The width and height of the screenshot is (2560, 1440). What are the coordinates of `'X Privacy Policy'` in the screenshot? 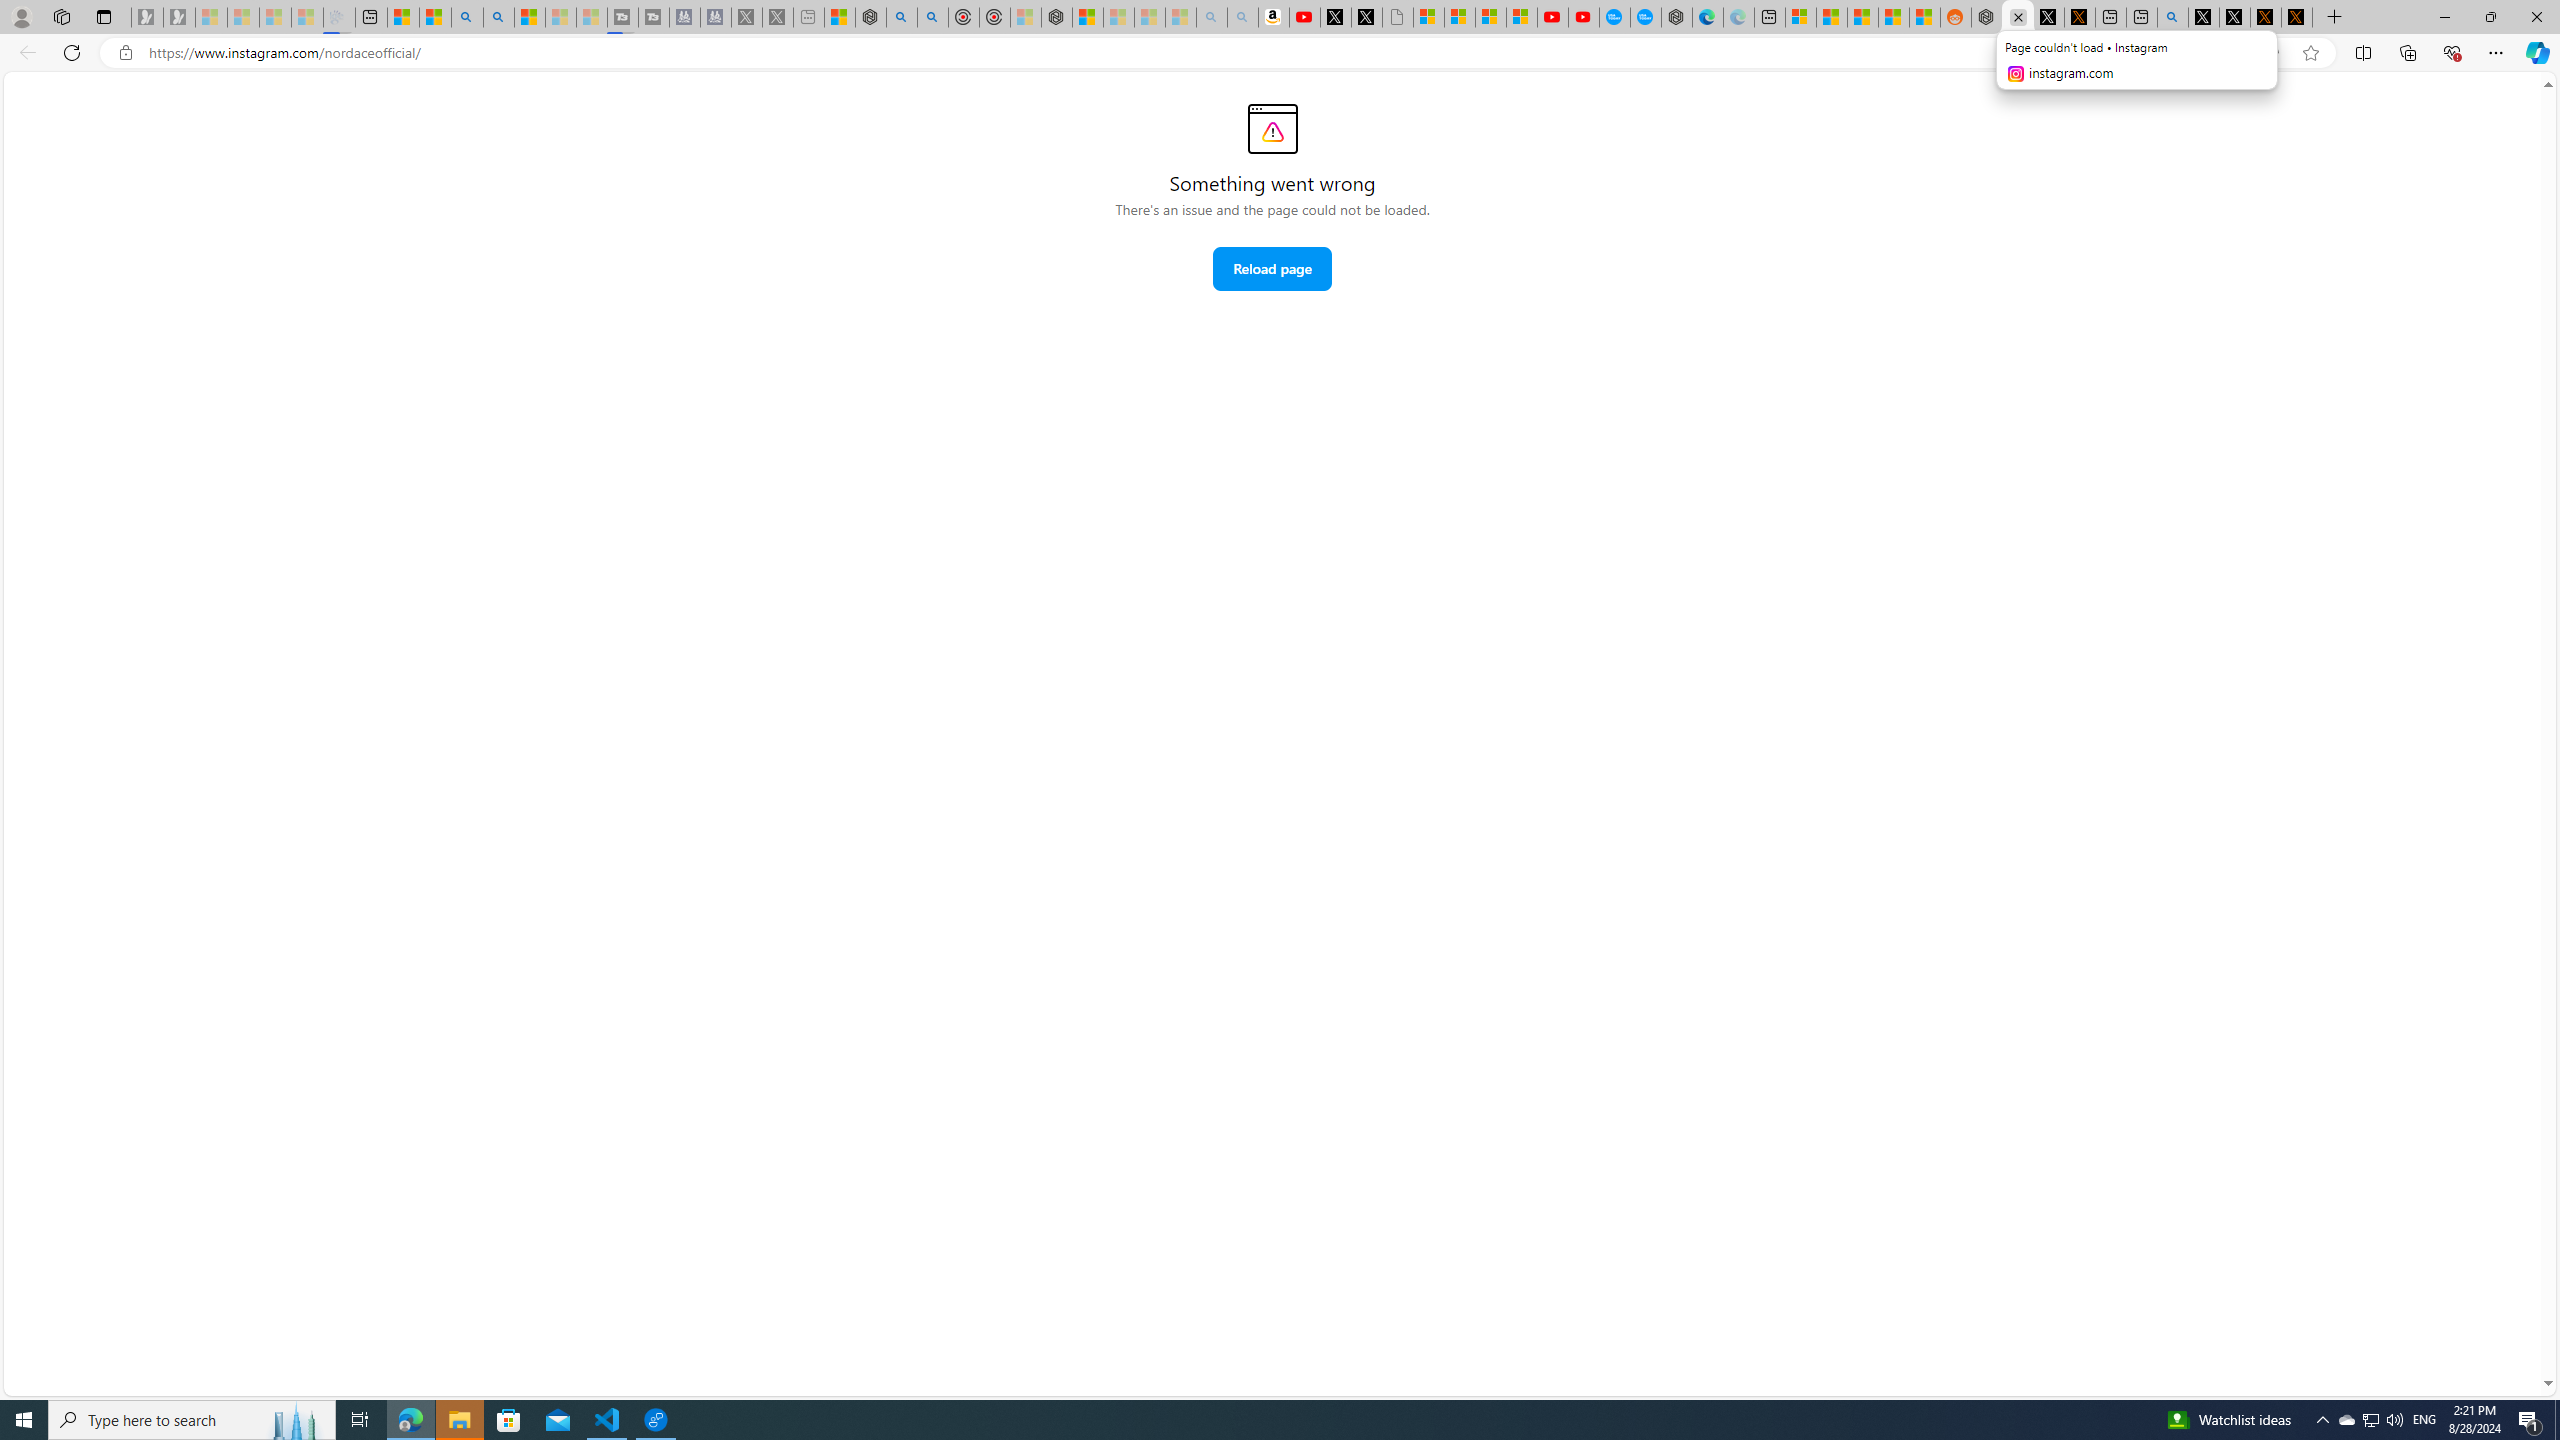 It's located at (2296, 16).